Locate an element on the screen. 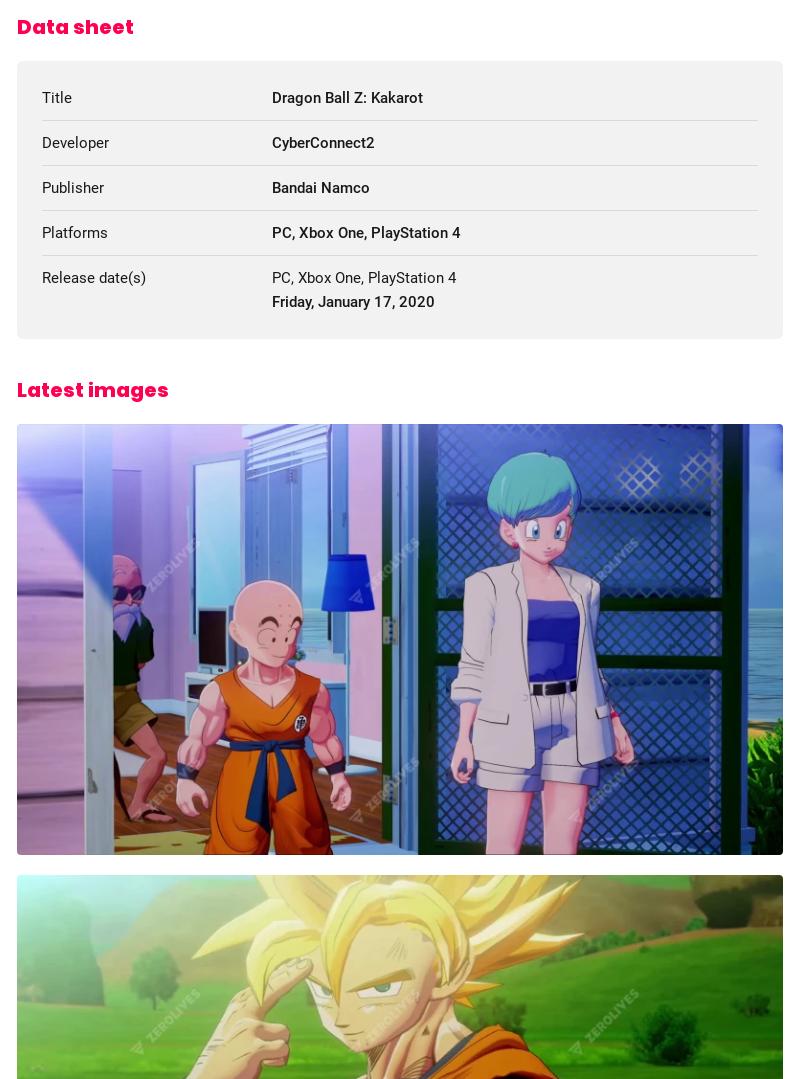  'Latest images' is located at coordinates (17, 388).